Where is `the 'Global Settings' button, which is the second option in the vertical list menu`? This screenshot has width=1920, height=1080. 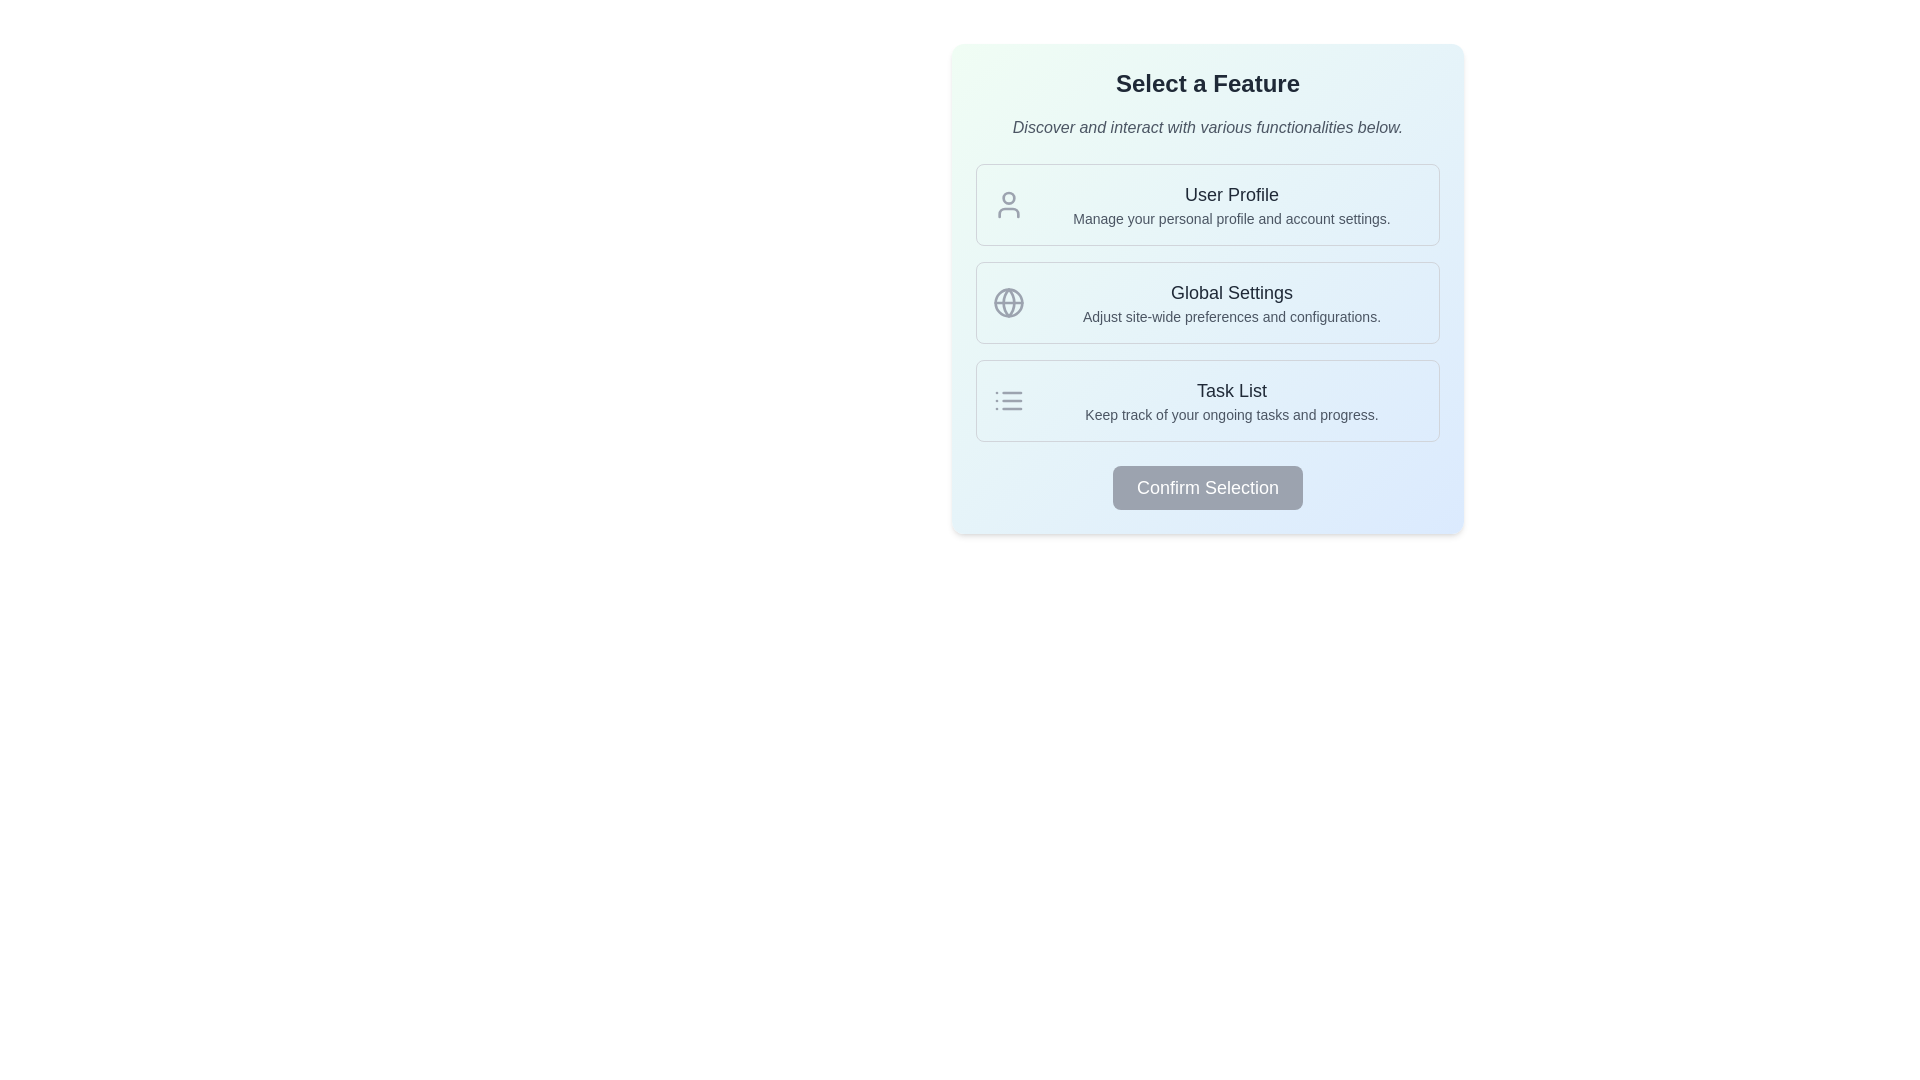 the 'Global Settings' button, which is the second option in the vertical list menu is located at coordinates (1207, 303).